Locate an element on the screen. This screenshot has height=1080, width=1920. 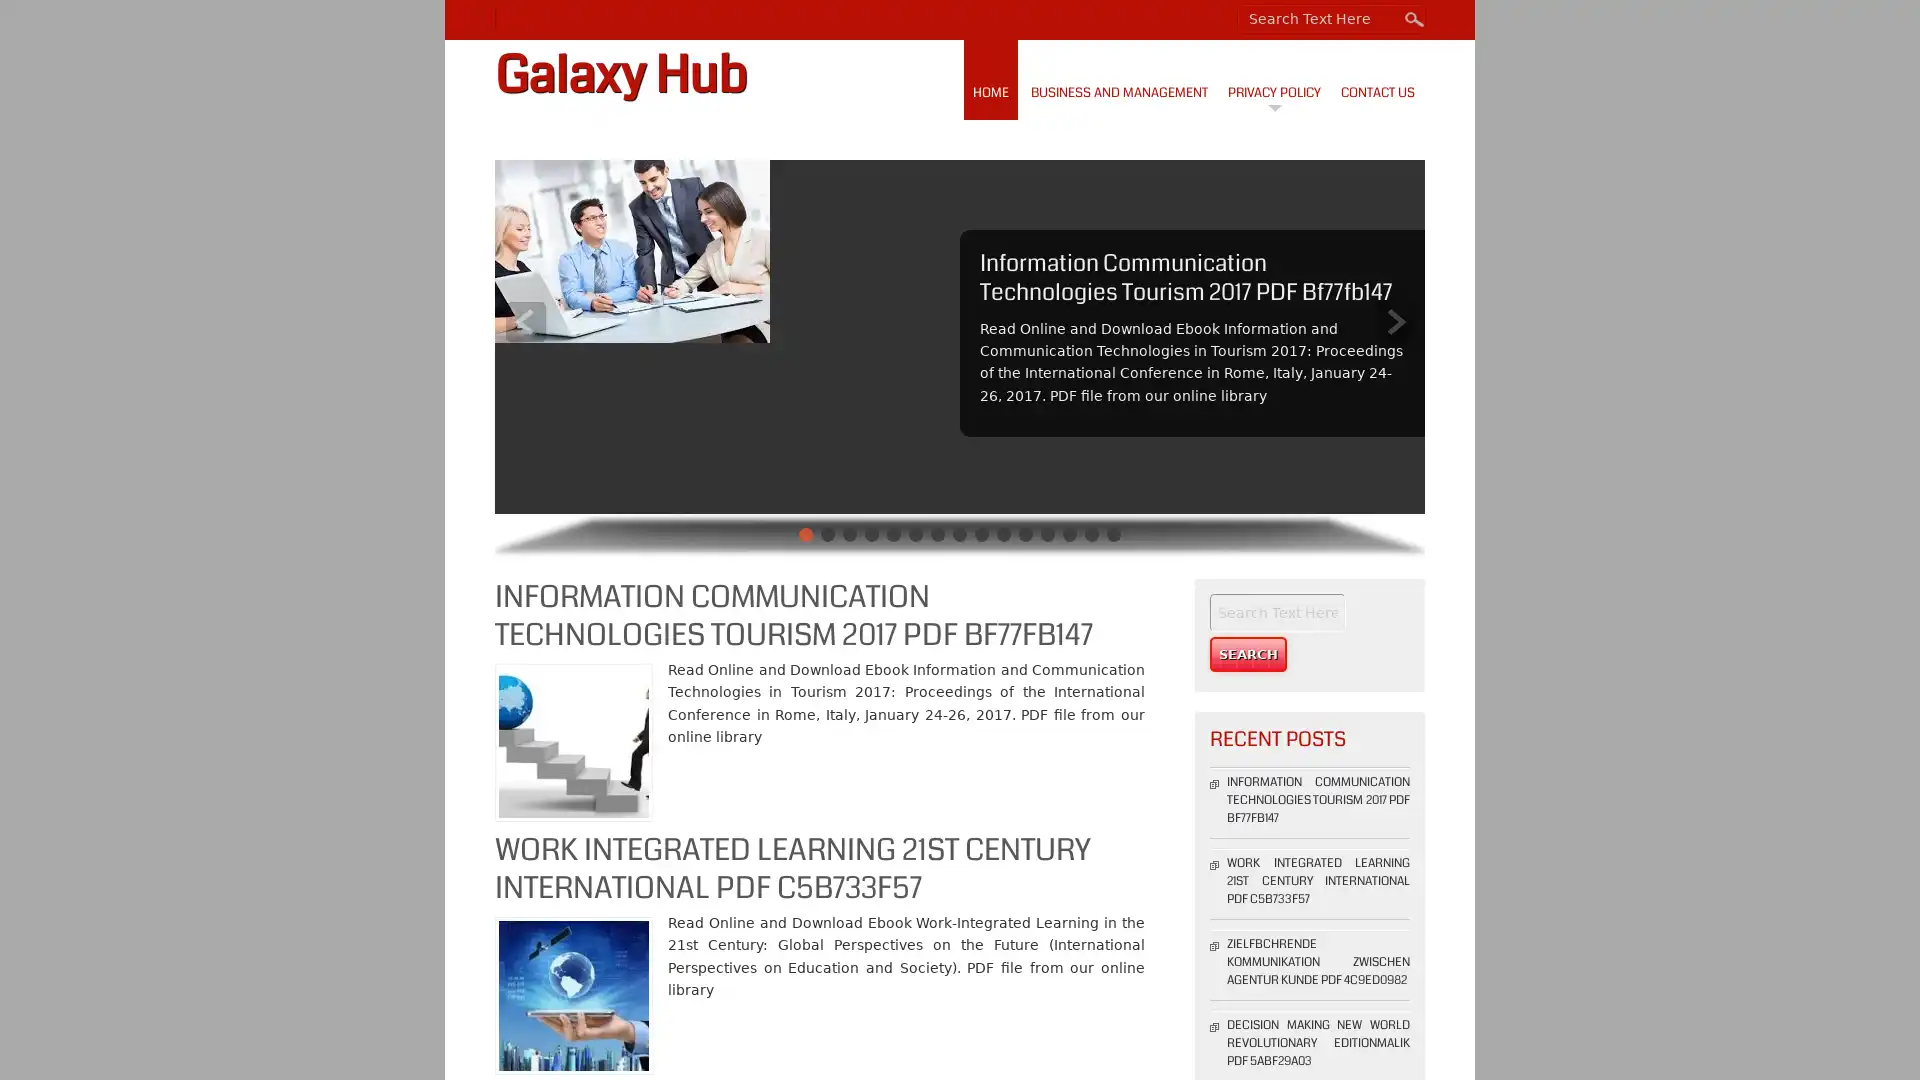
Search is located at coordinates (1247, 654).